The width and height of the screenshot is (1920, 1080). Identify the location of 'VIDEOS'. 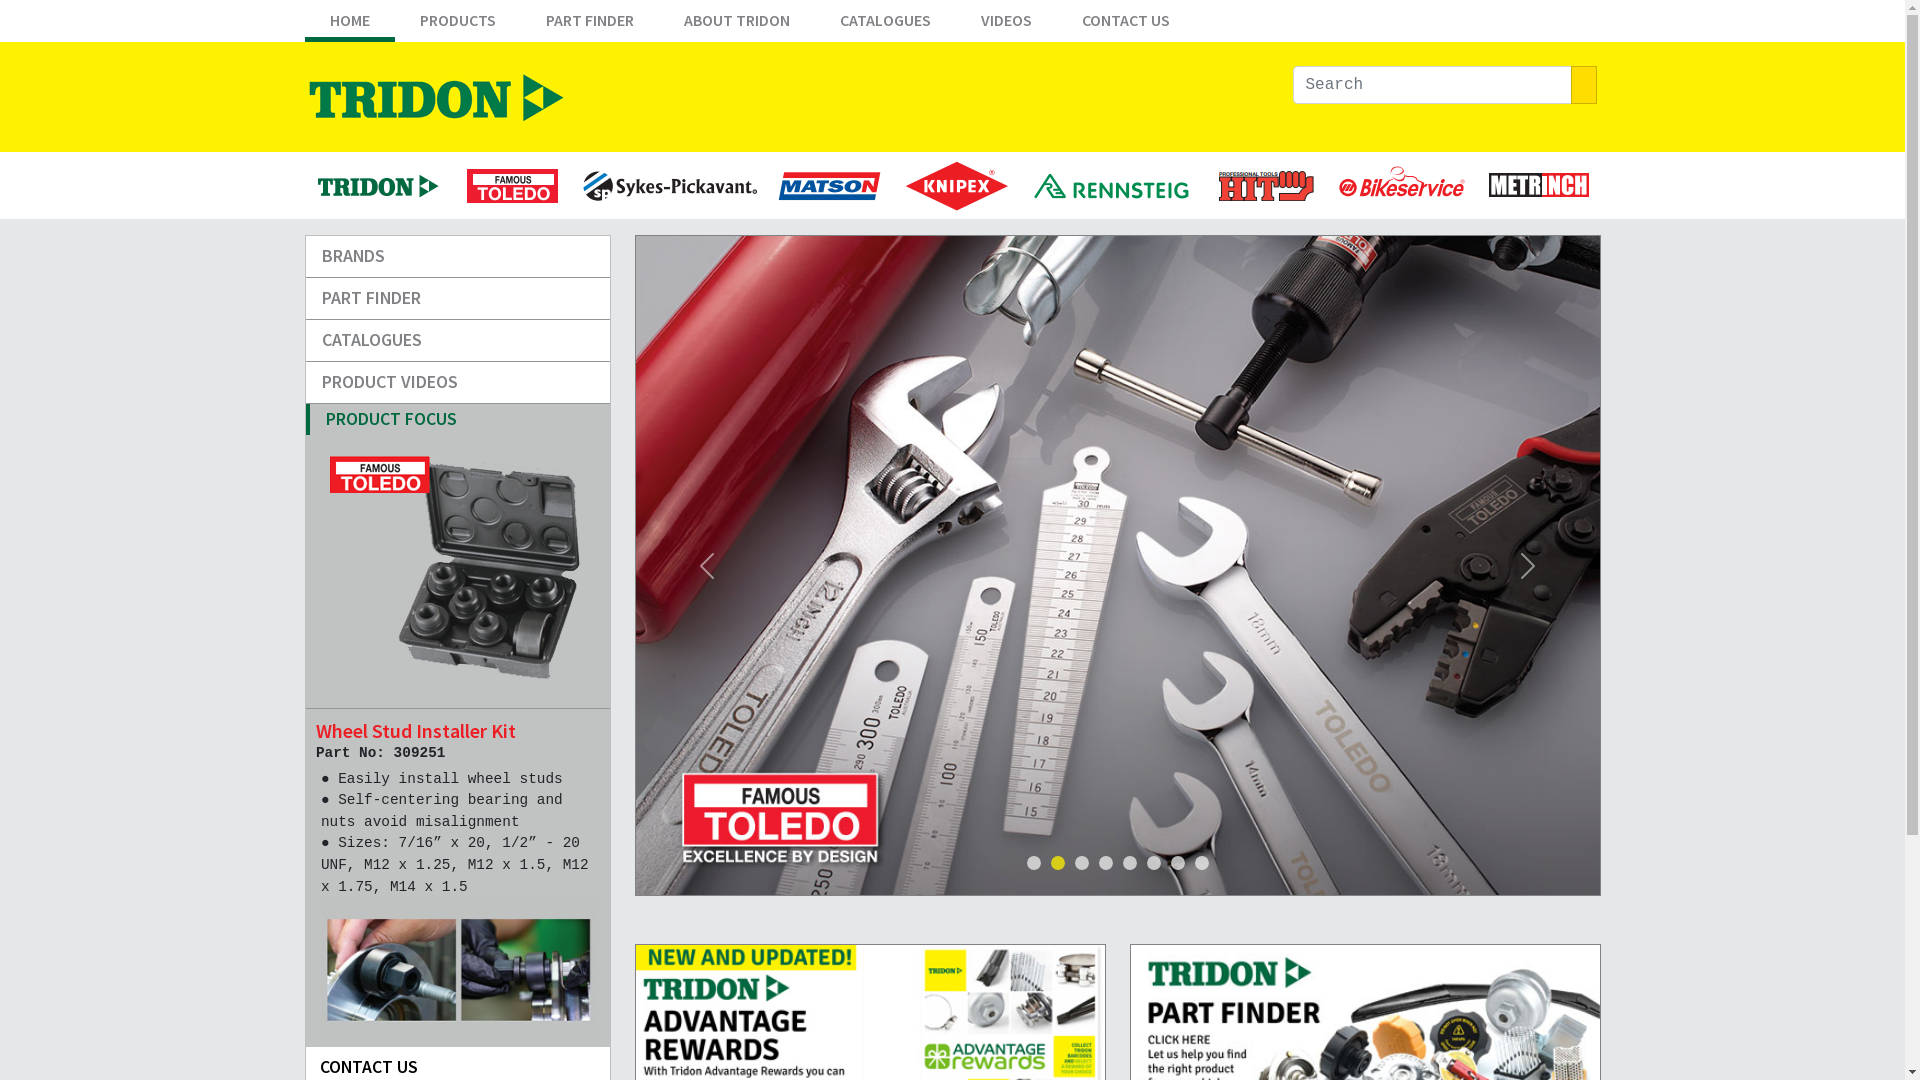
(1006, 24).